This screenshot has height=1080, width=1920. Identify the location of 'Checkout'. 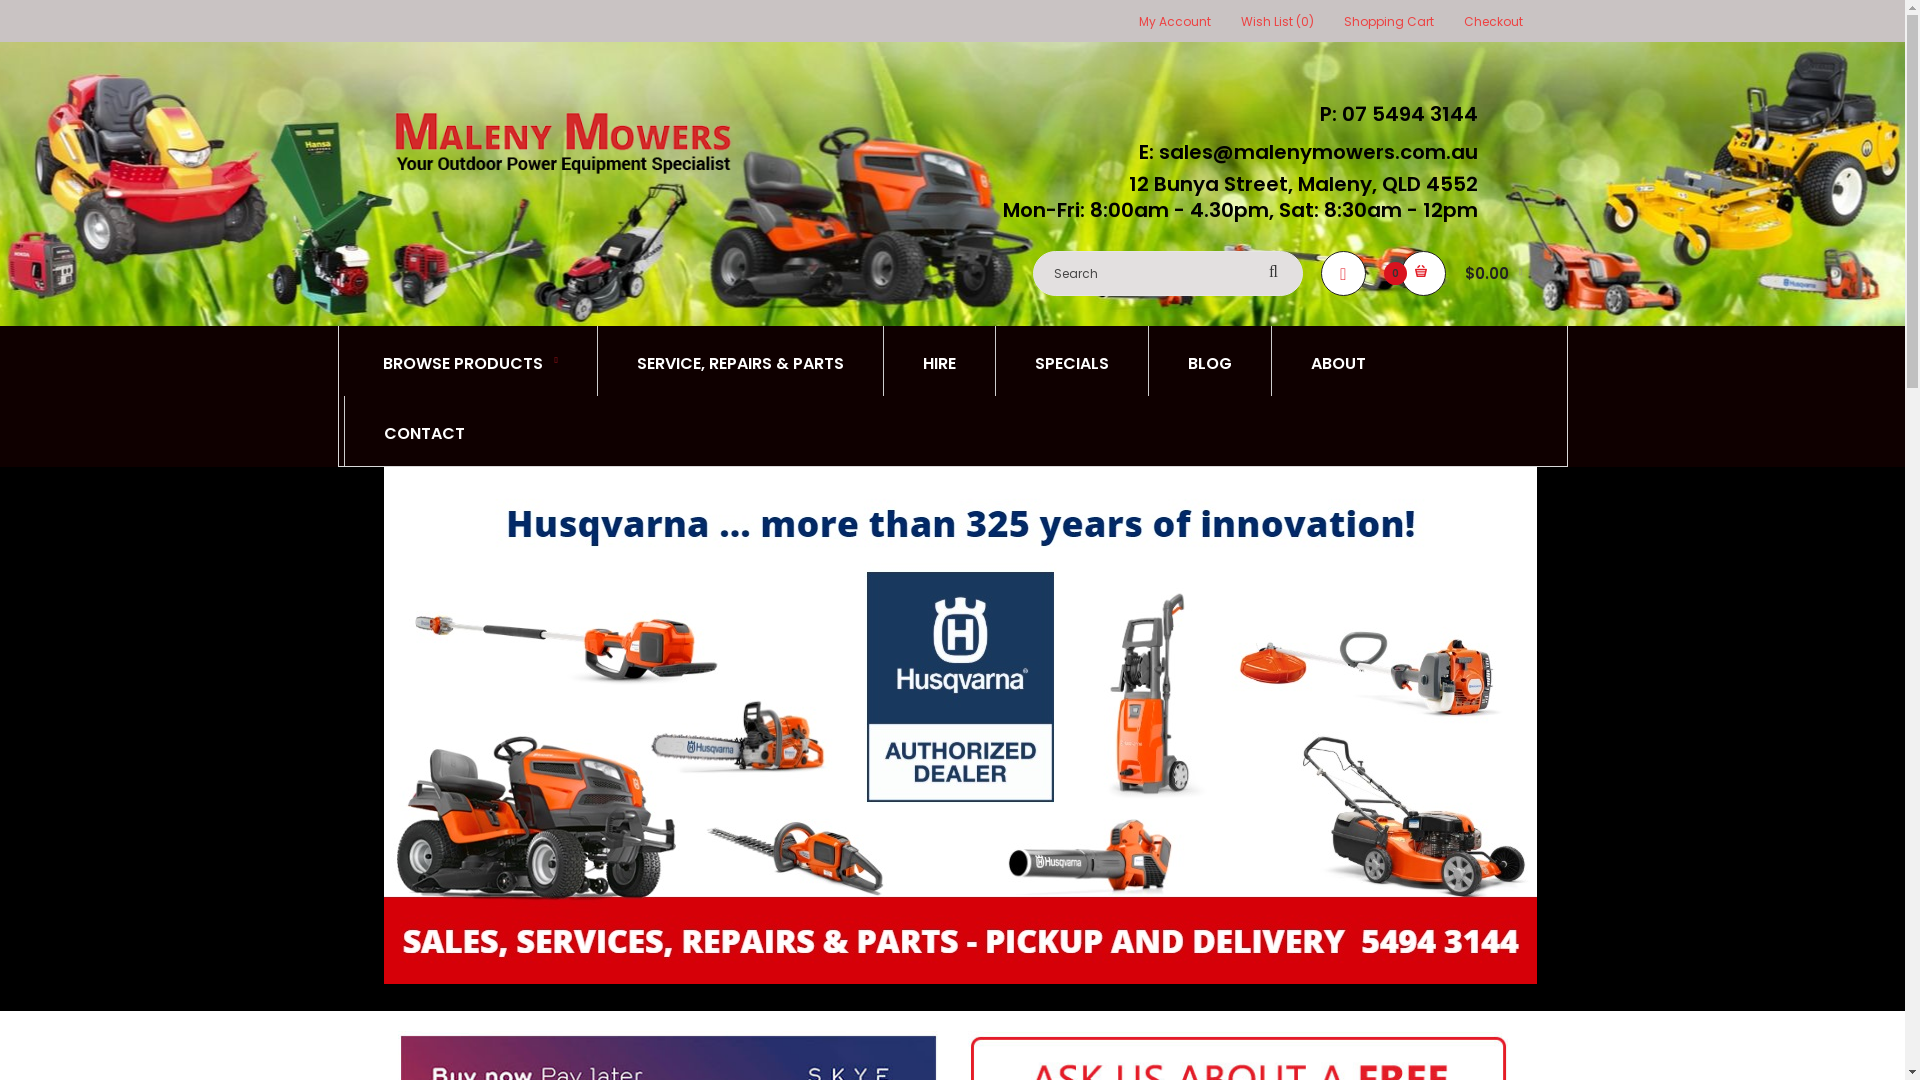
(1464, 21).